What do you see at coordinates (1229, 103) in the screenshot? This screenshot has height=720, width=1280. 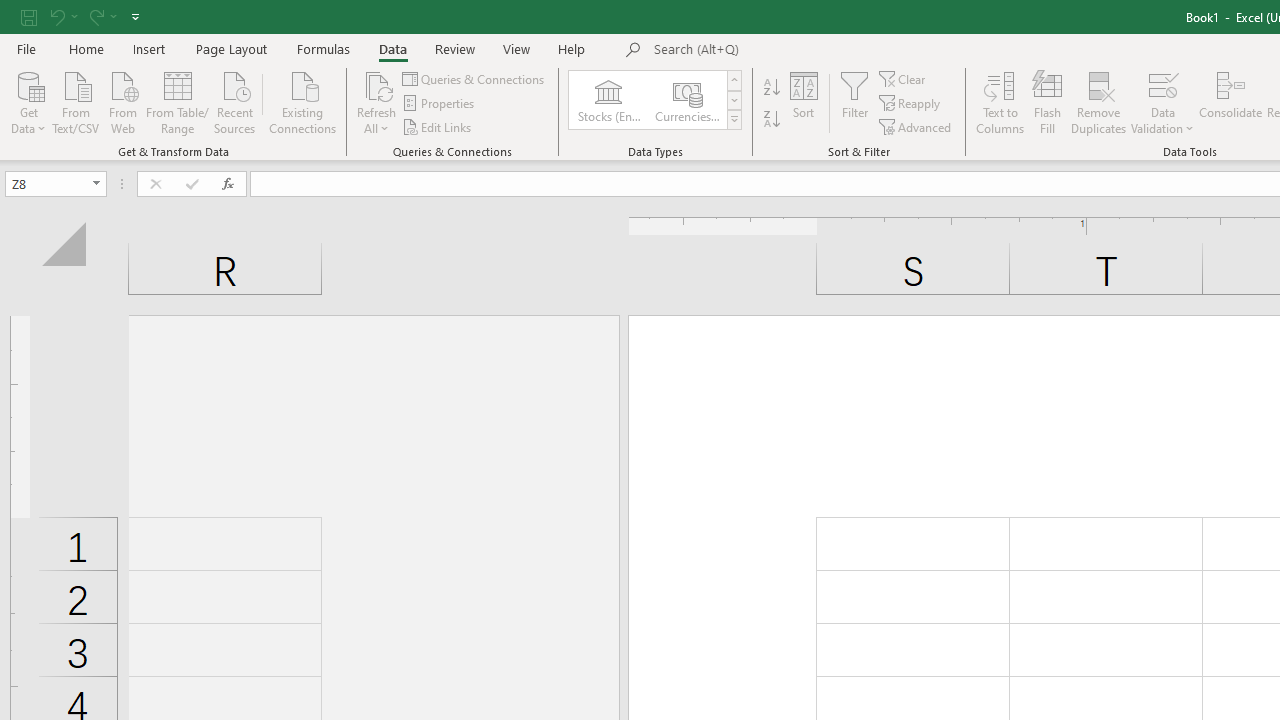 I see `'Consolidate...'` at bounding box center [1229, 103].